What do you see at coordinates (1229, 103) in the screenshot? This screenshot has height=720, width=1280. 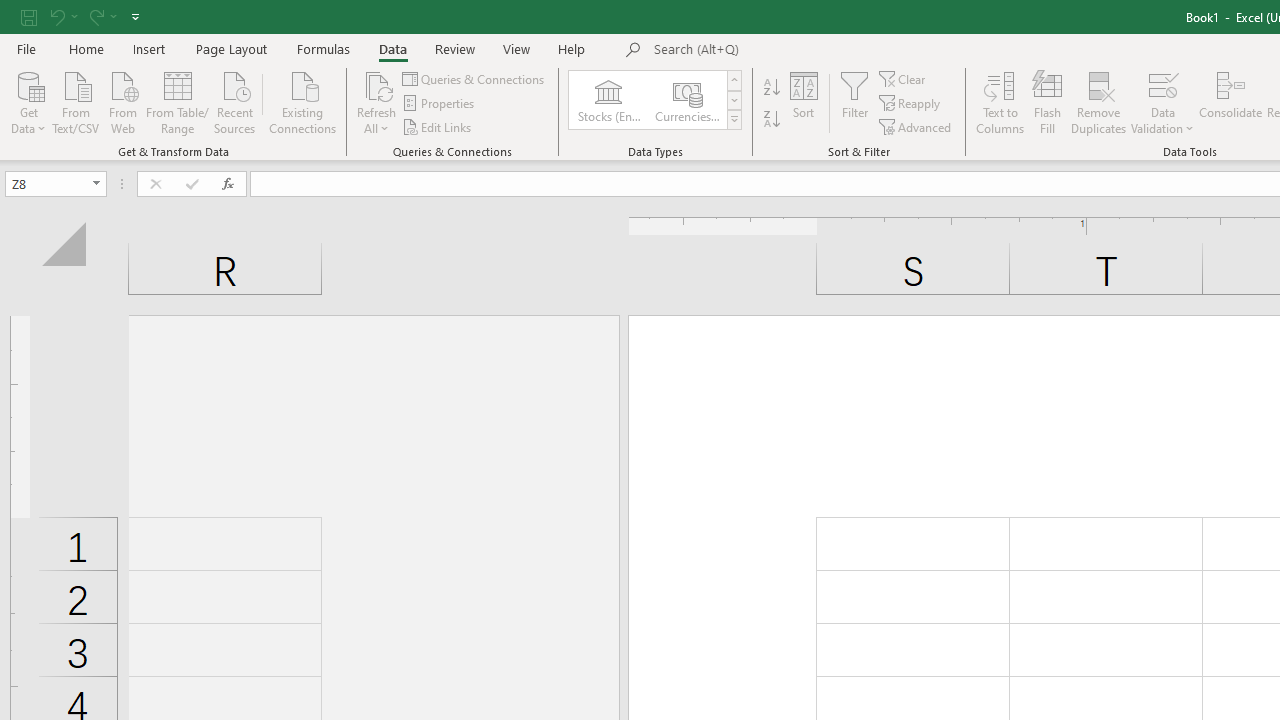 I see `'Consolidate...'` at bounding box center [1229, 103].